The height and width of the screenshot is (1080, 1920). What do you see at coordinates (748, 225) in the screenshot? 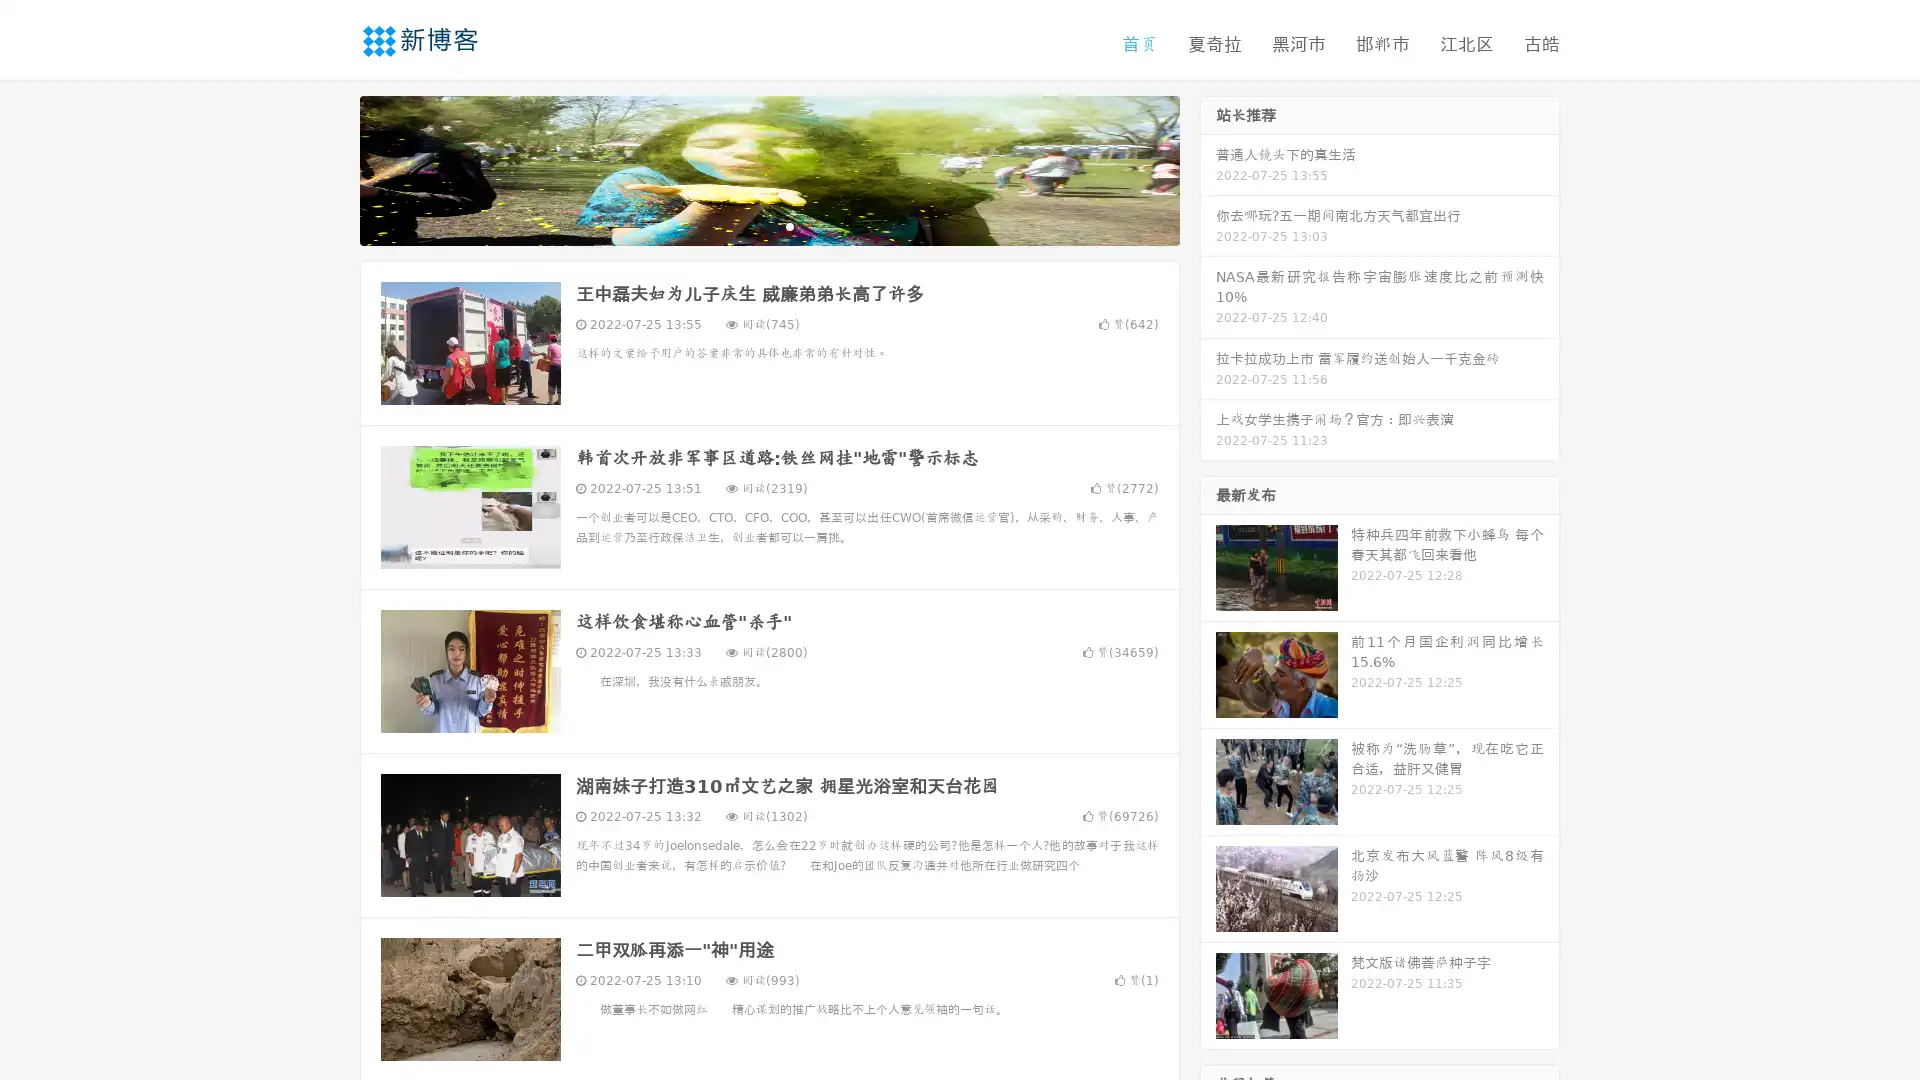
I see `Go to slide 1` at bounding box center [748, 225].